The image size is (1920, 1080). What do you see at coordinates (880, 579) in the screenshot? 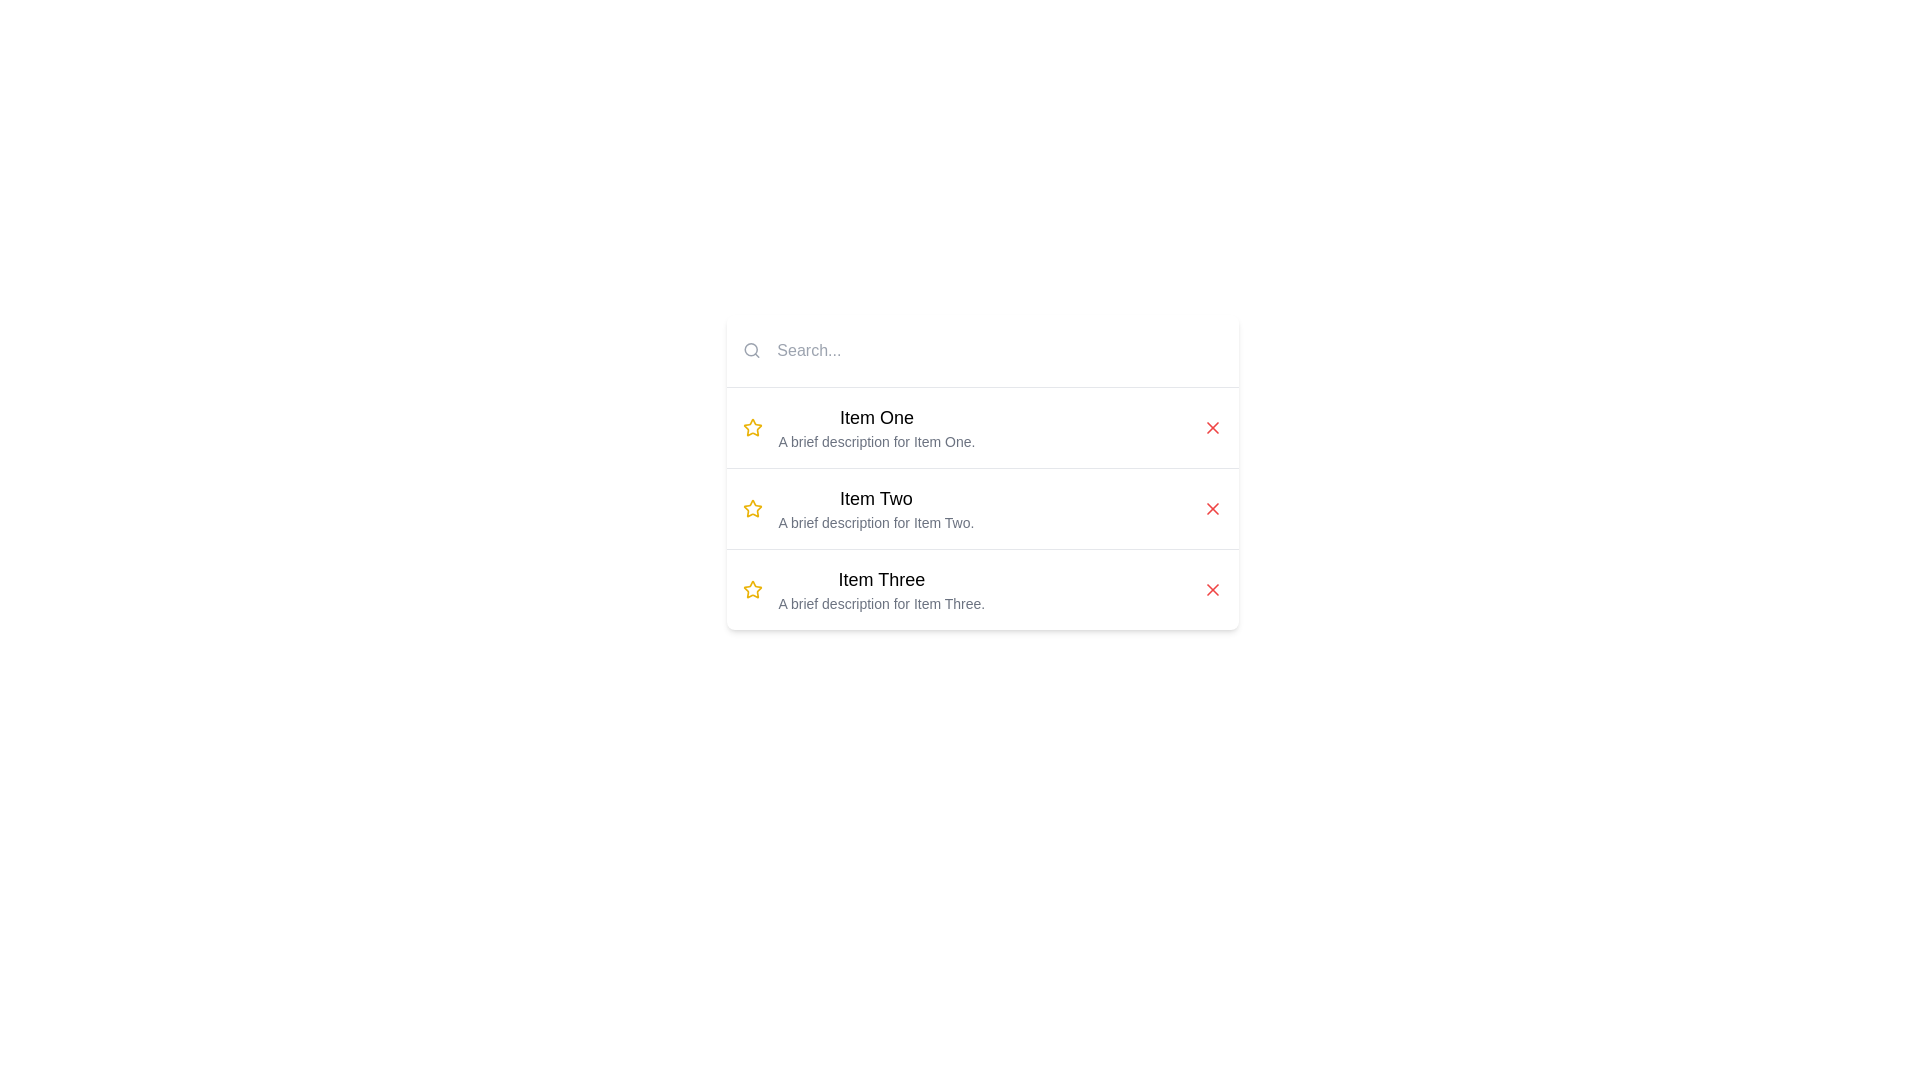
I see `text content of the prominent heading labeled 'Item Three' in the list interface` at bounding box center [880, 579].